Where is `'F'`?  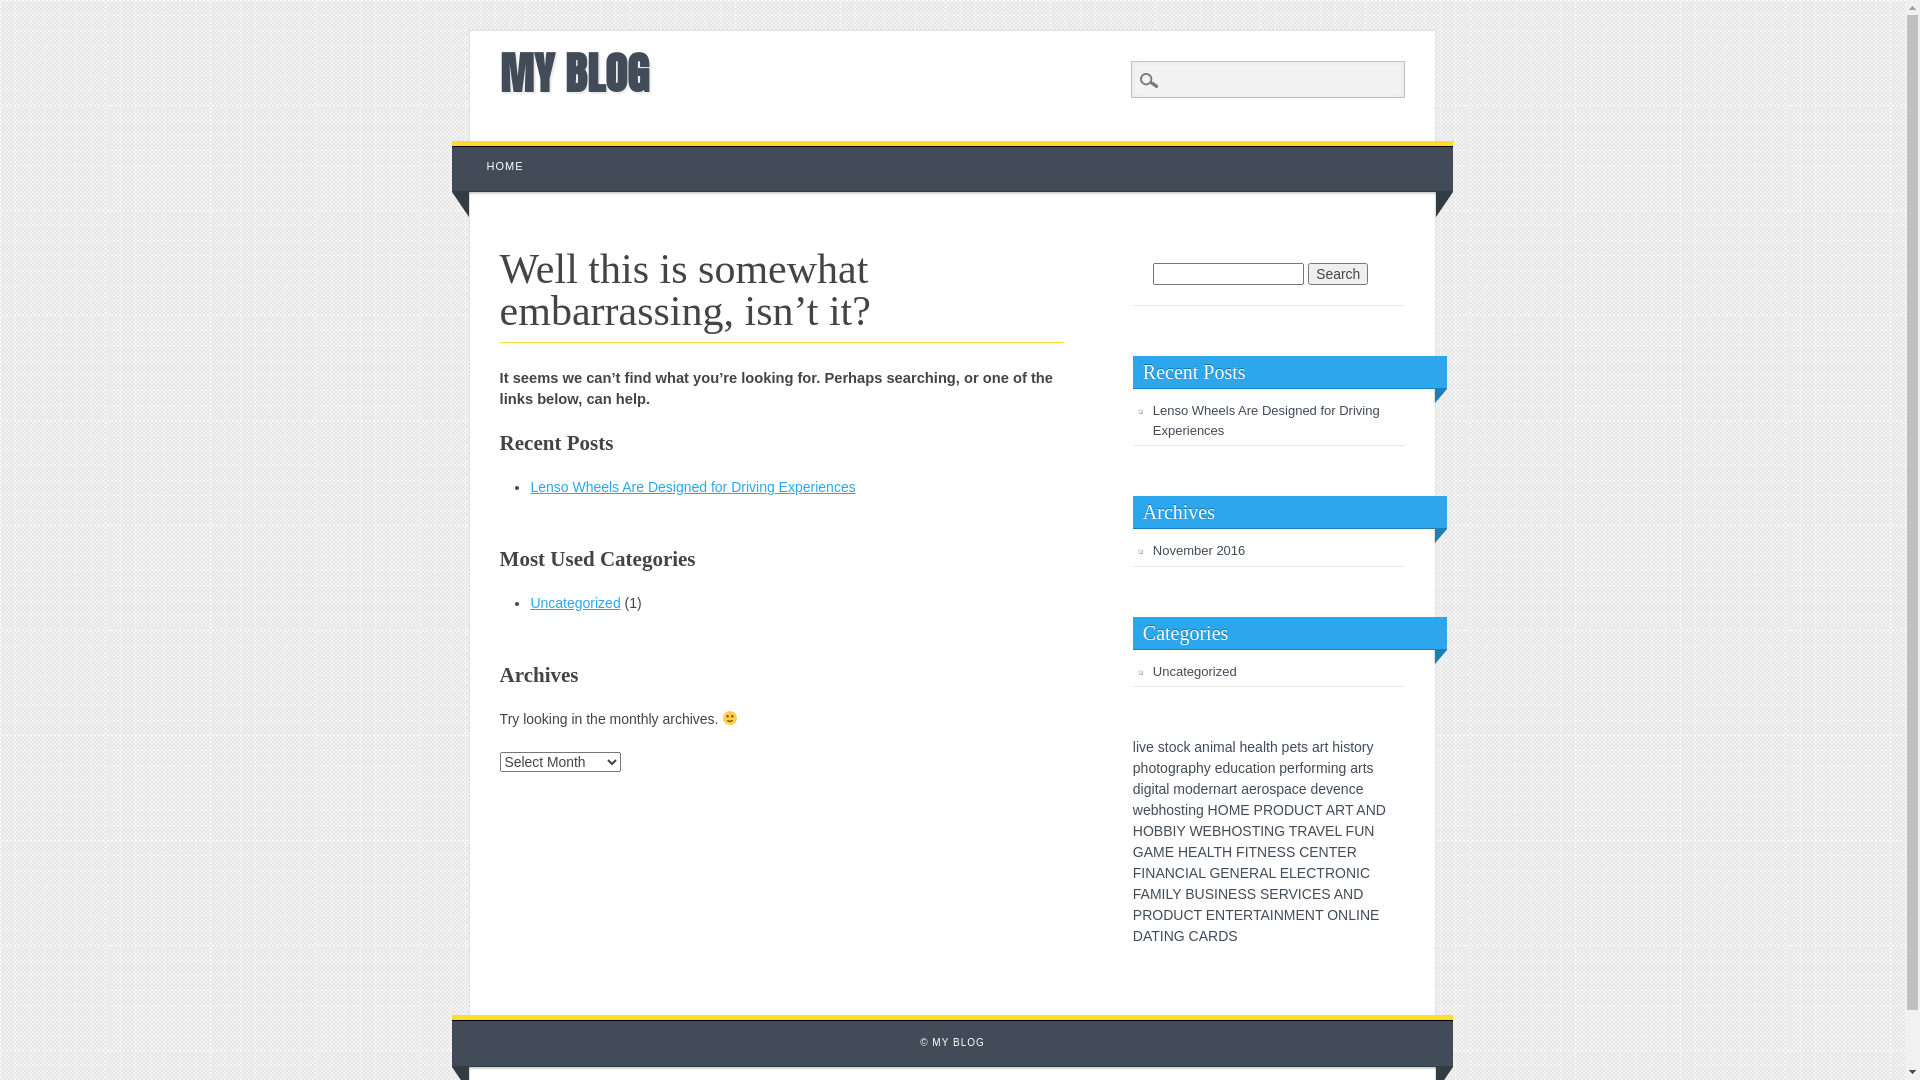
'F' is located at coordinates (1137, 871).